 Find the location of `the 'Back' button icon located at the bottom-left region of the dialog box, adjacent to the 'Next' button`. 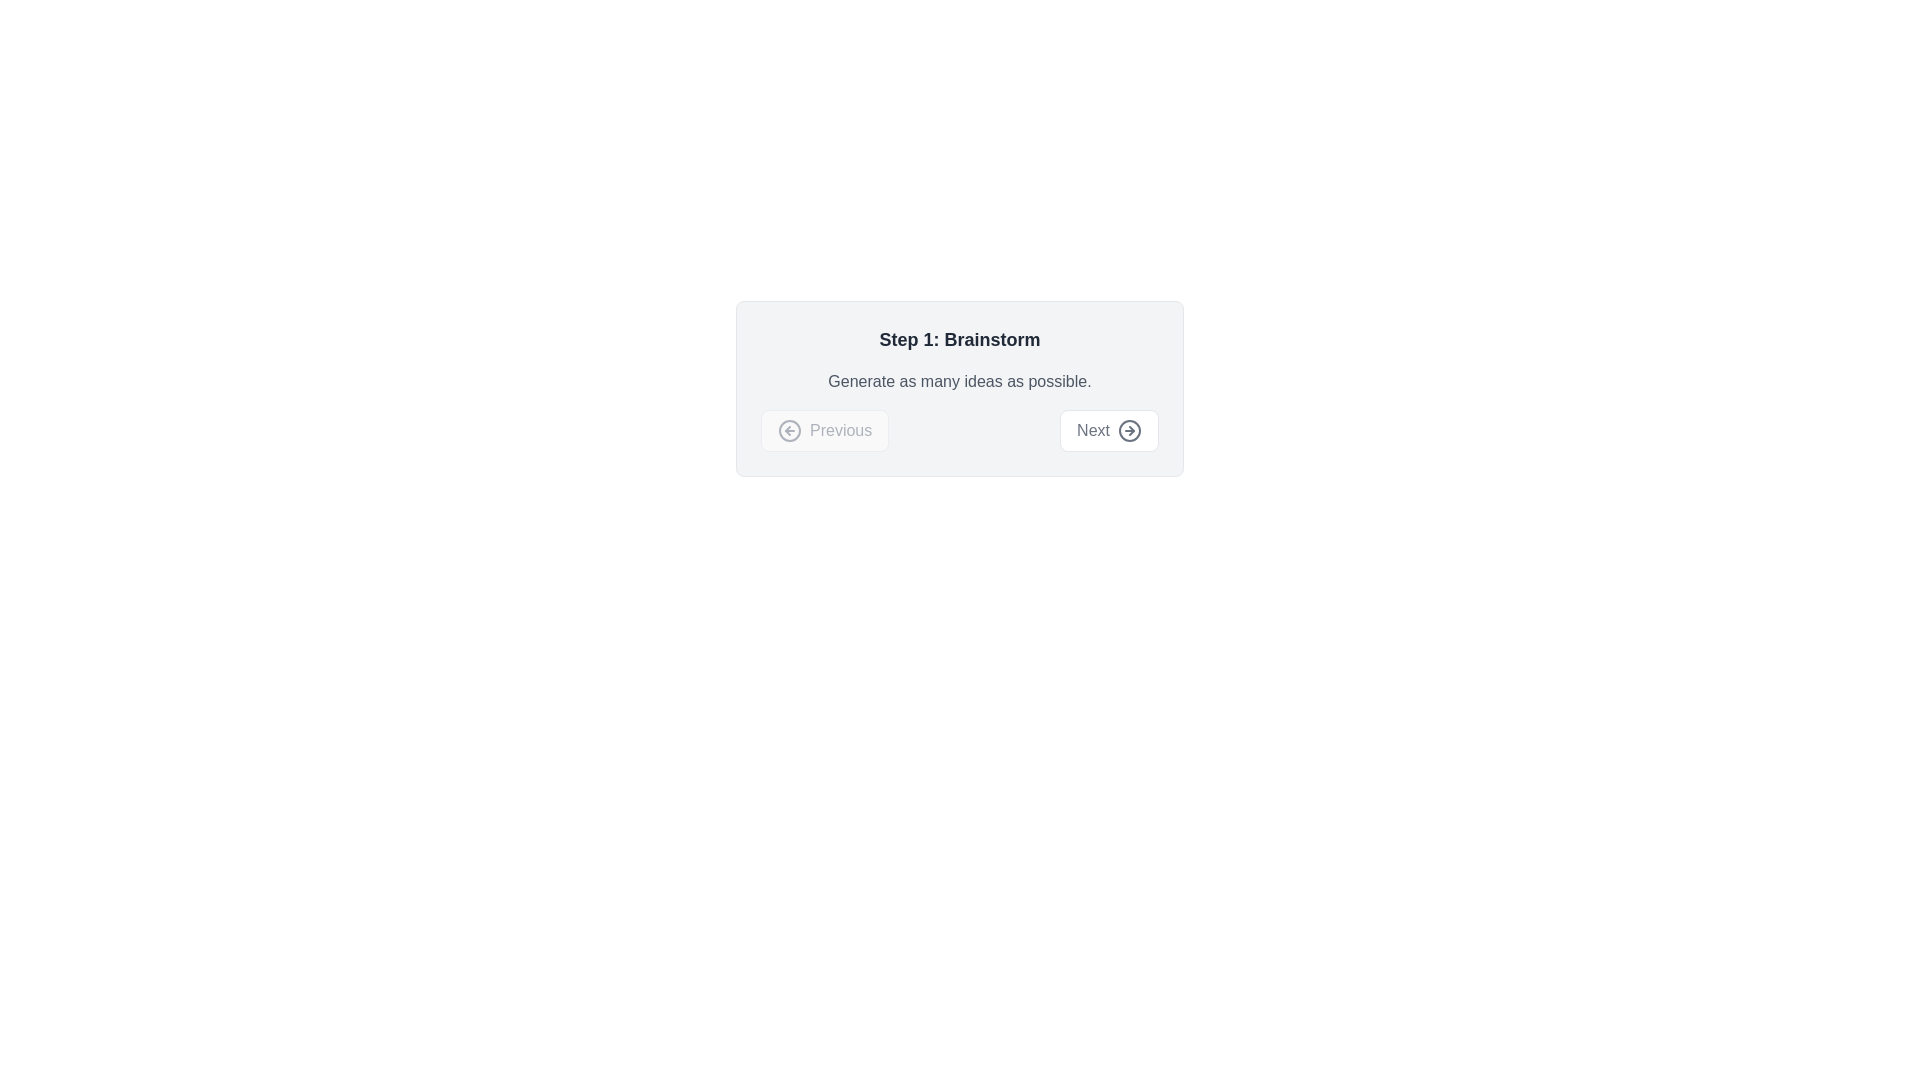

the 'Back' button icon located at the bottom-left region of the dialog box, adjacent to the 'Next' button is located at coordinates (789, 430).